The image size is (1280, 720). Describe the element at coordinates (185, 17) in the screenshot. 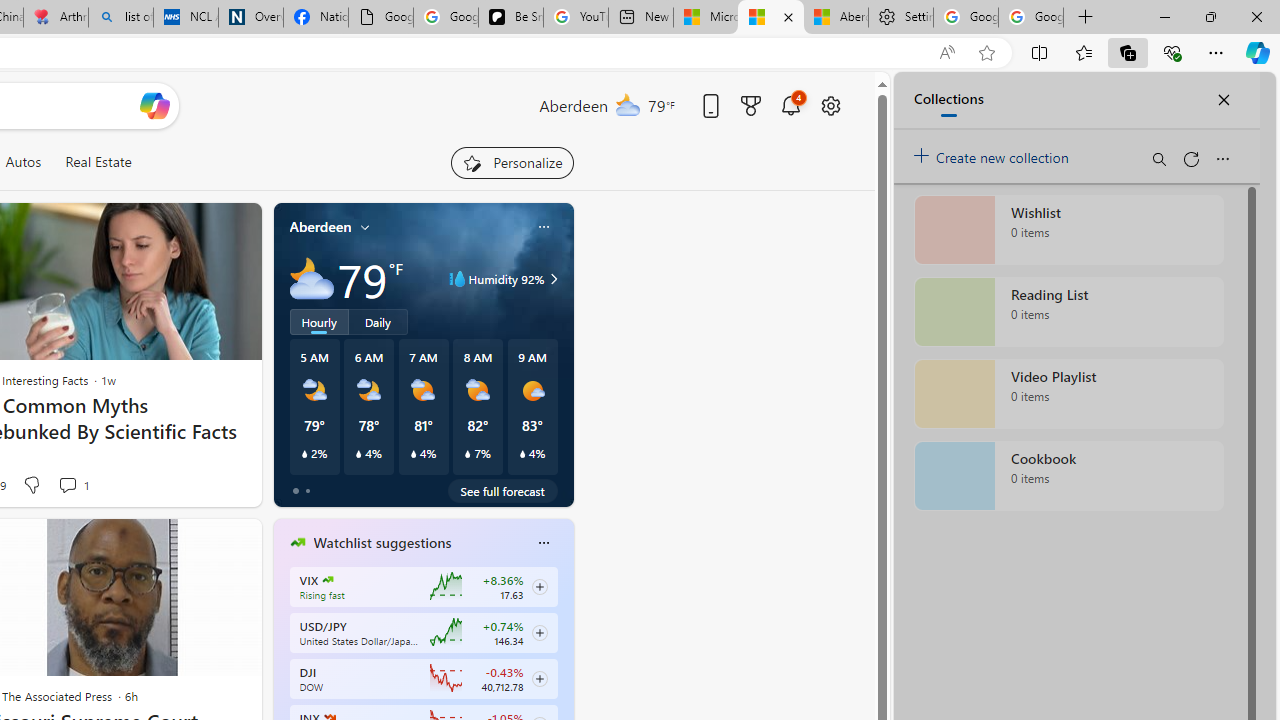

I see `'NCL Adult Asthma Inhaler Choice Guideline'` at that location.